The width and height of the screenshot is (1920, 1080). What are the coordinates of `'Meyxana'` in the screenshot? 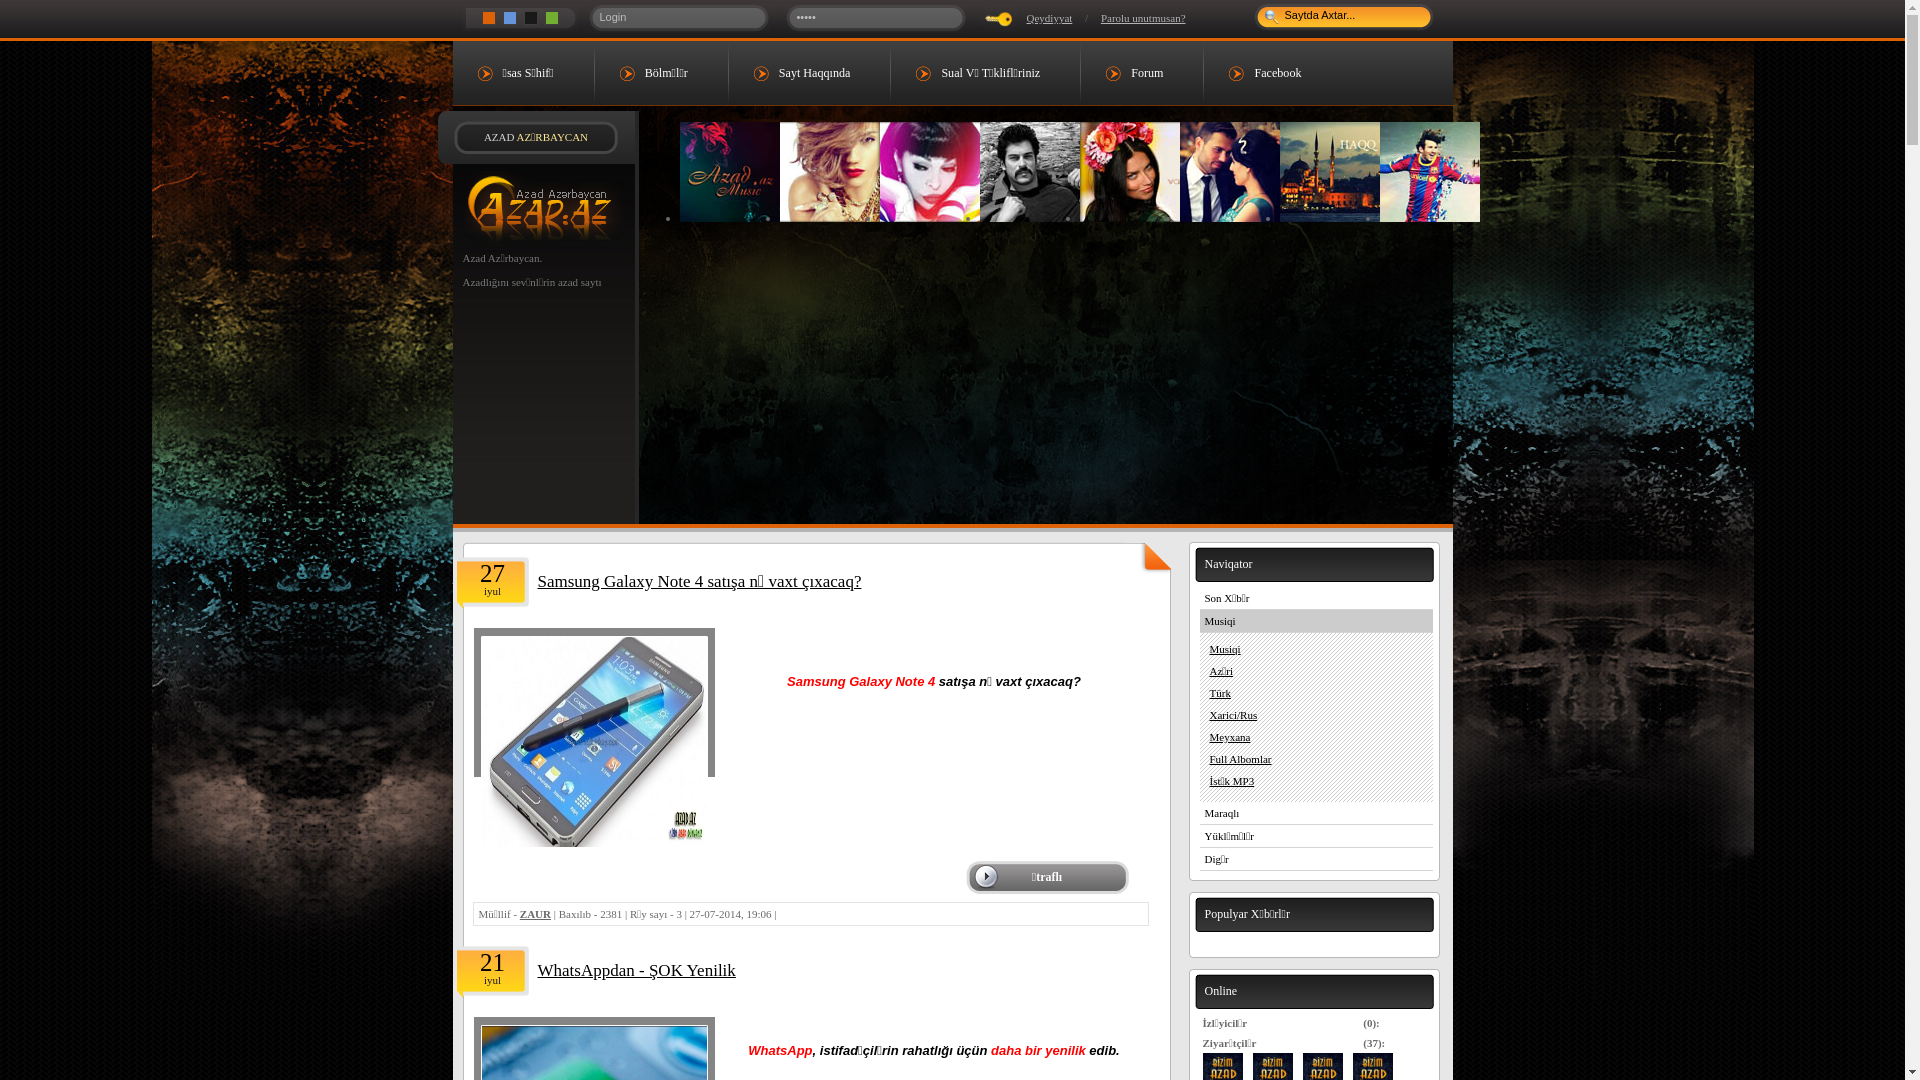 It's located at (1315, 736).